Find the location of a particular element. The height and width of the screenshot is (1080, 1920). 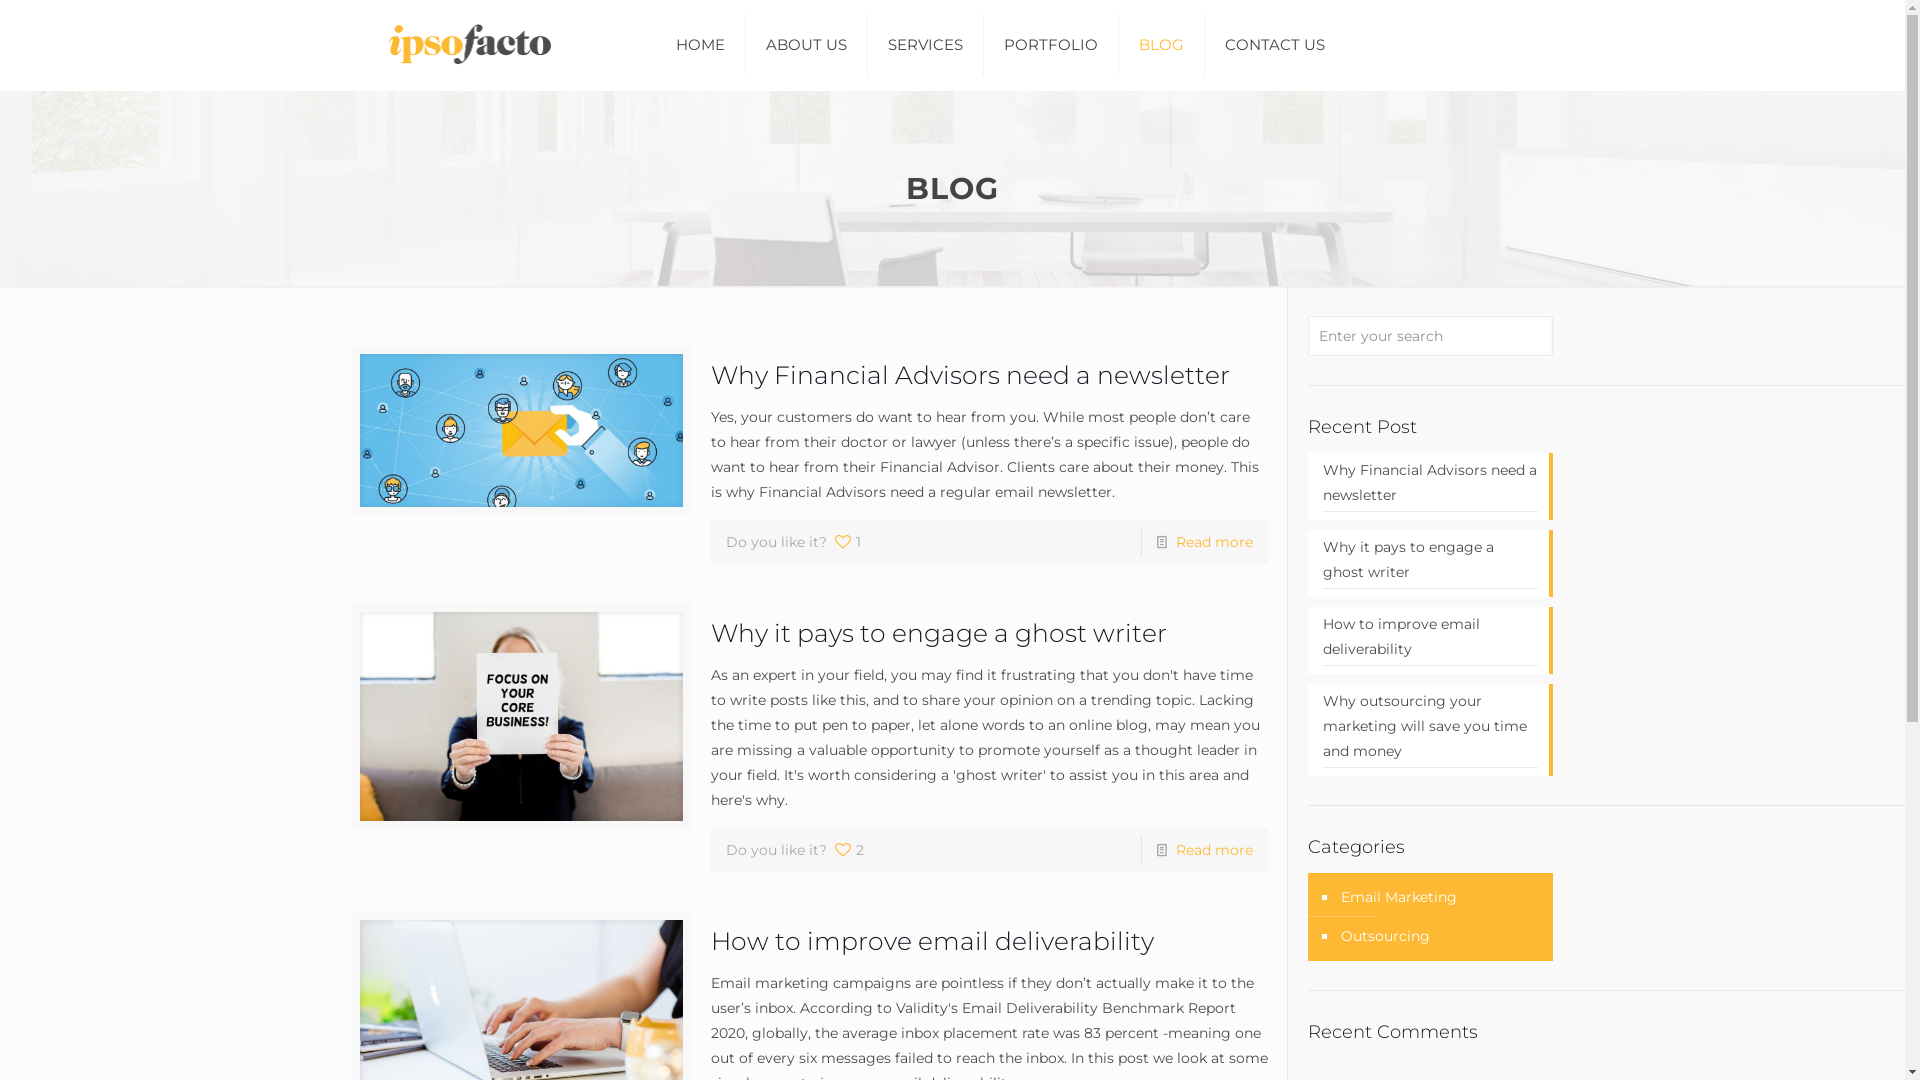

'Outsourcing' is located at coordinates (1382, 936).